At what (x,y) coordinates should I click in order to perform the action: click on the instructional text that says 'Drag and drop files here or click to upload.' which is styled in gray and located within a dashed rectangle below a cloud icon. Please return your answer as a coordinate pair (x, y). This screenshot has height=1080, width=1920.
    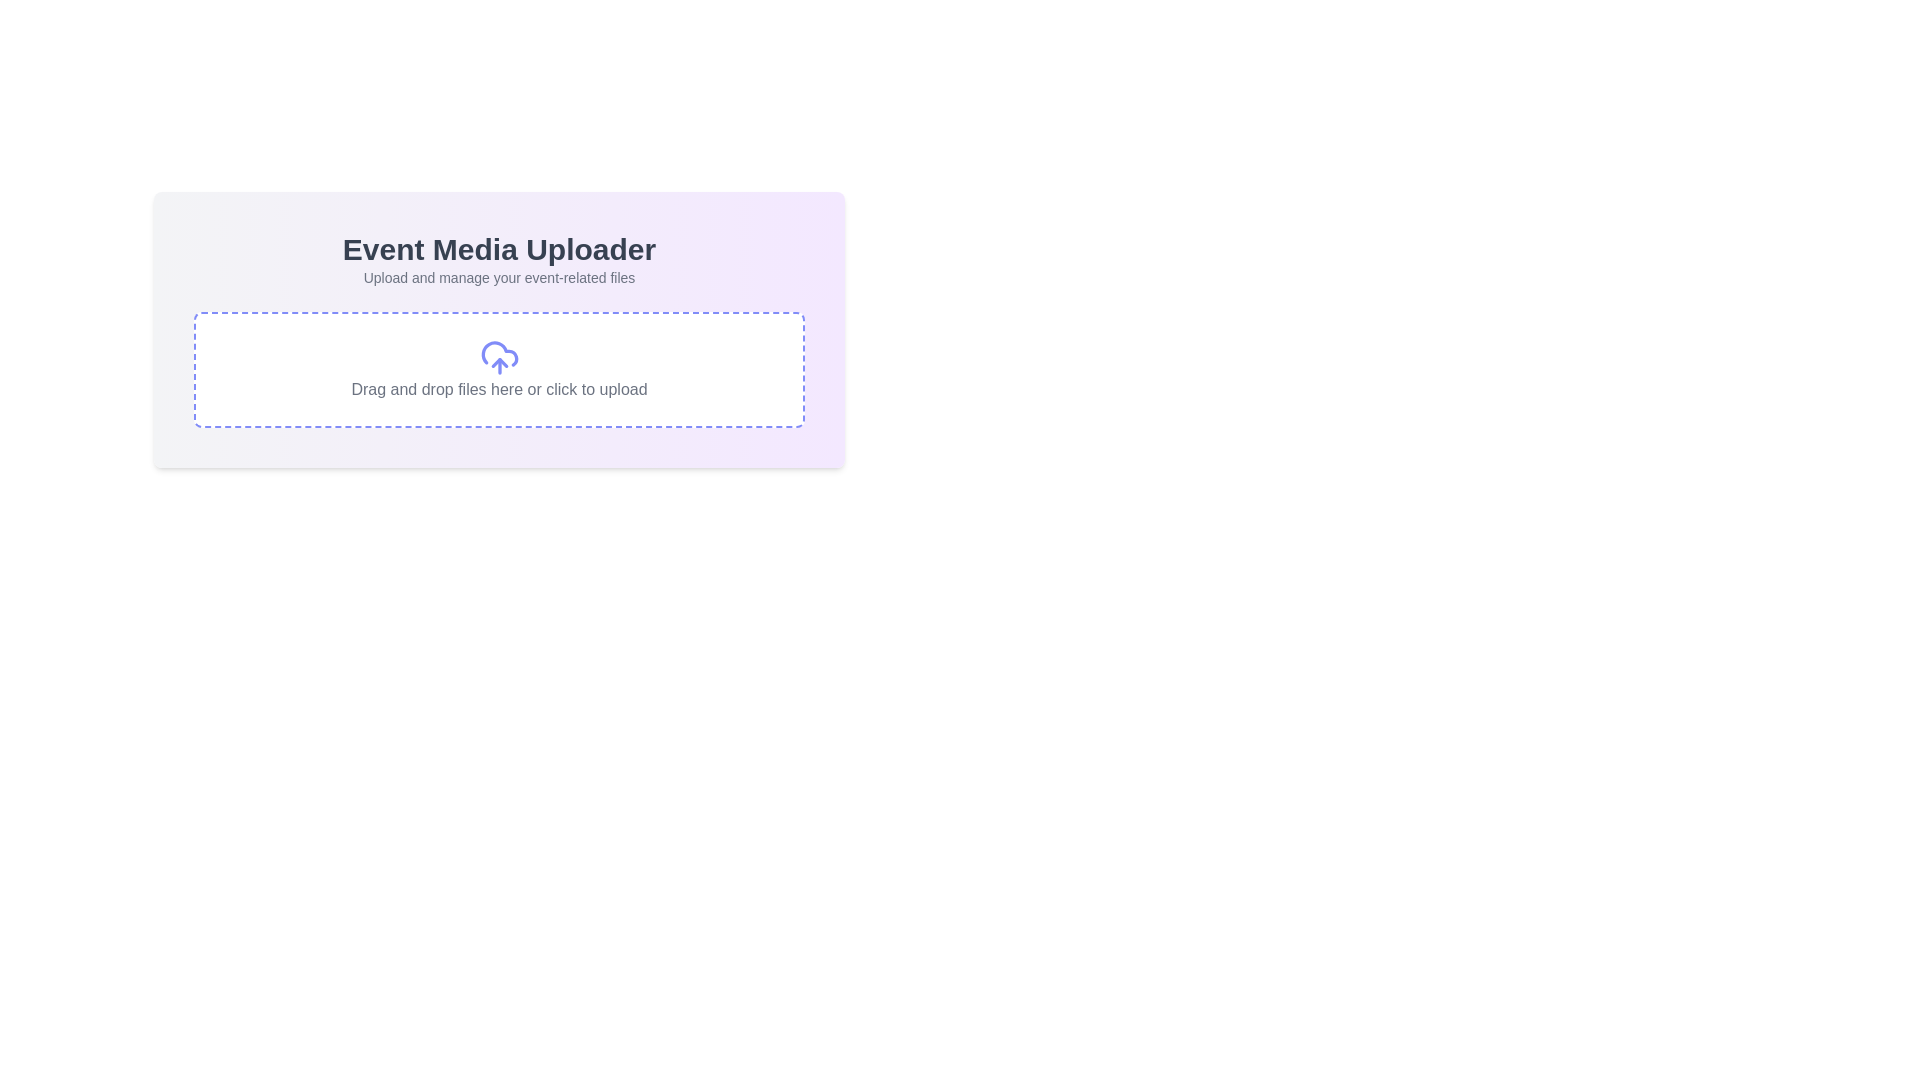
    Looking at the image, I should click on (499, 389).